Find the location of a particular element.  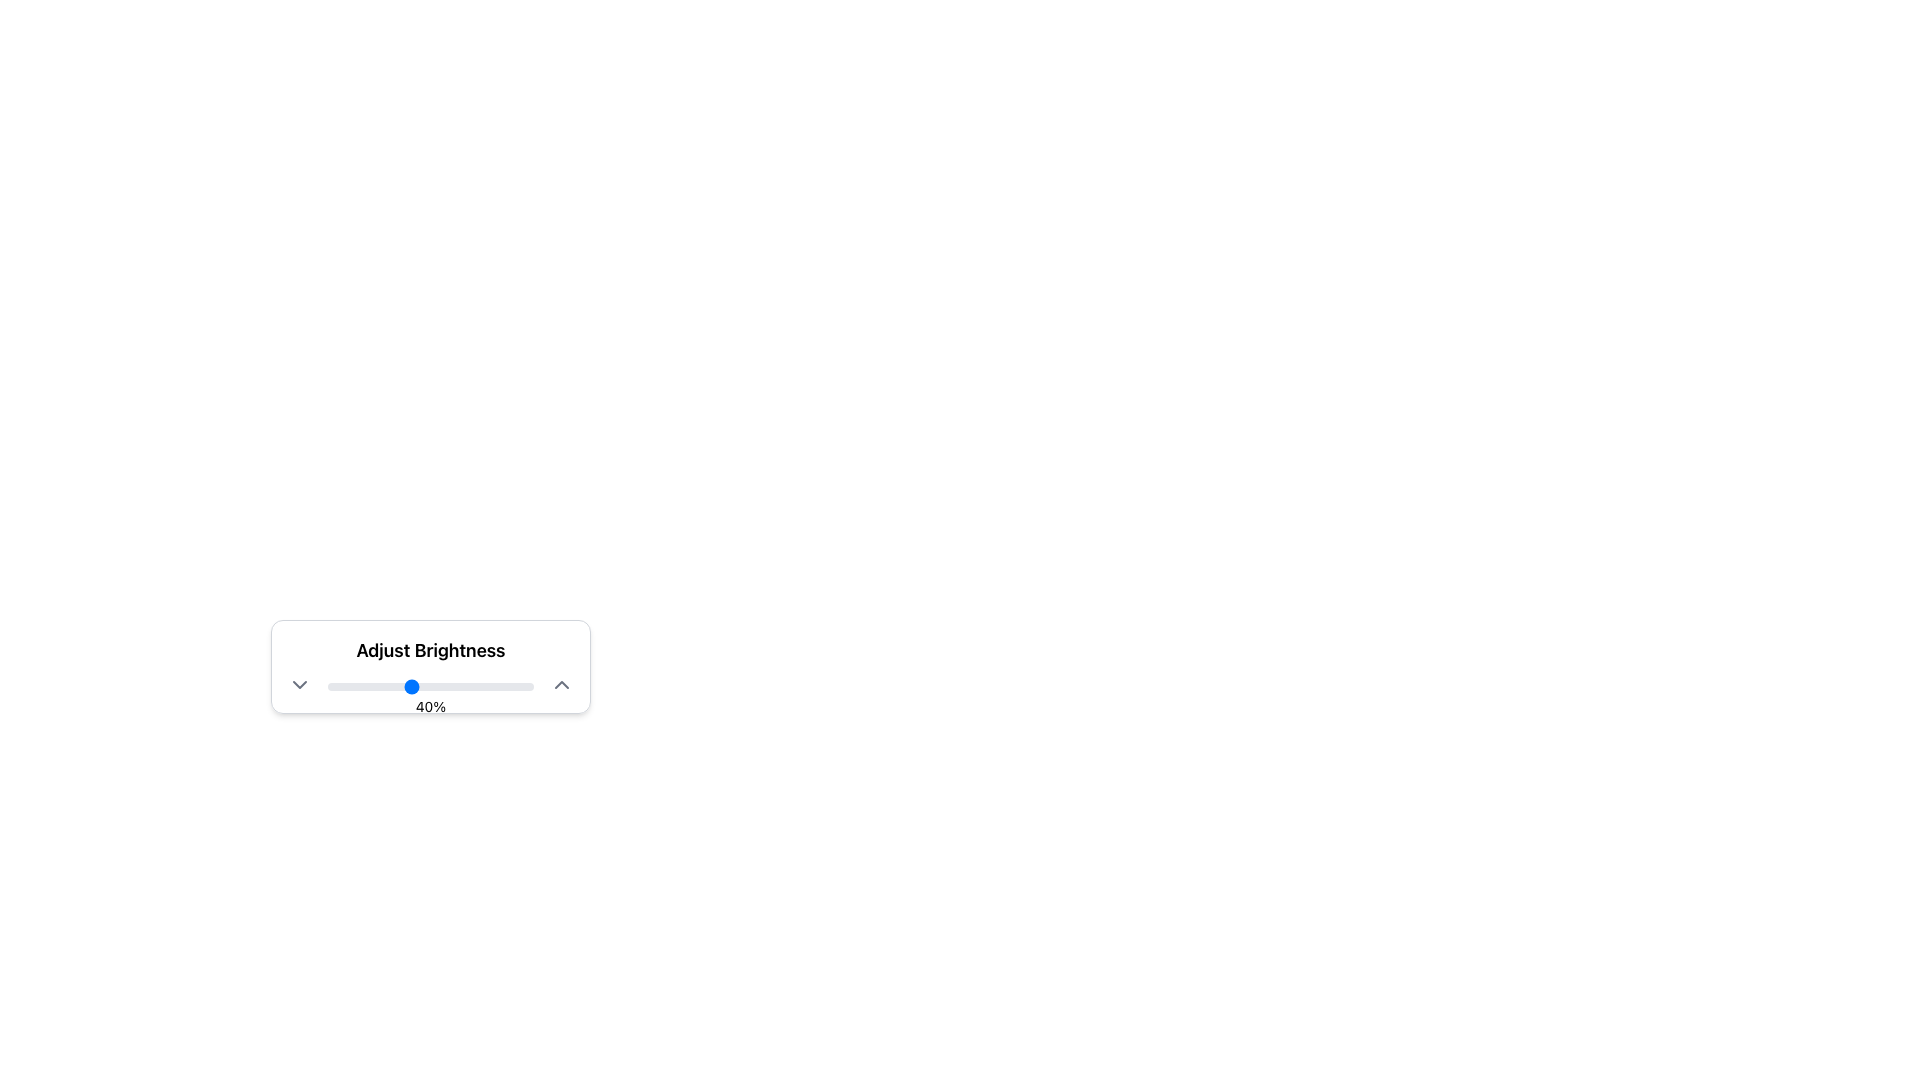

the brightness is located at coordinates (501, 685).